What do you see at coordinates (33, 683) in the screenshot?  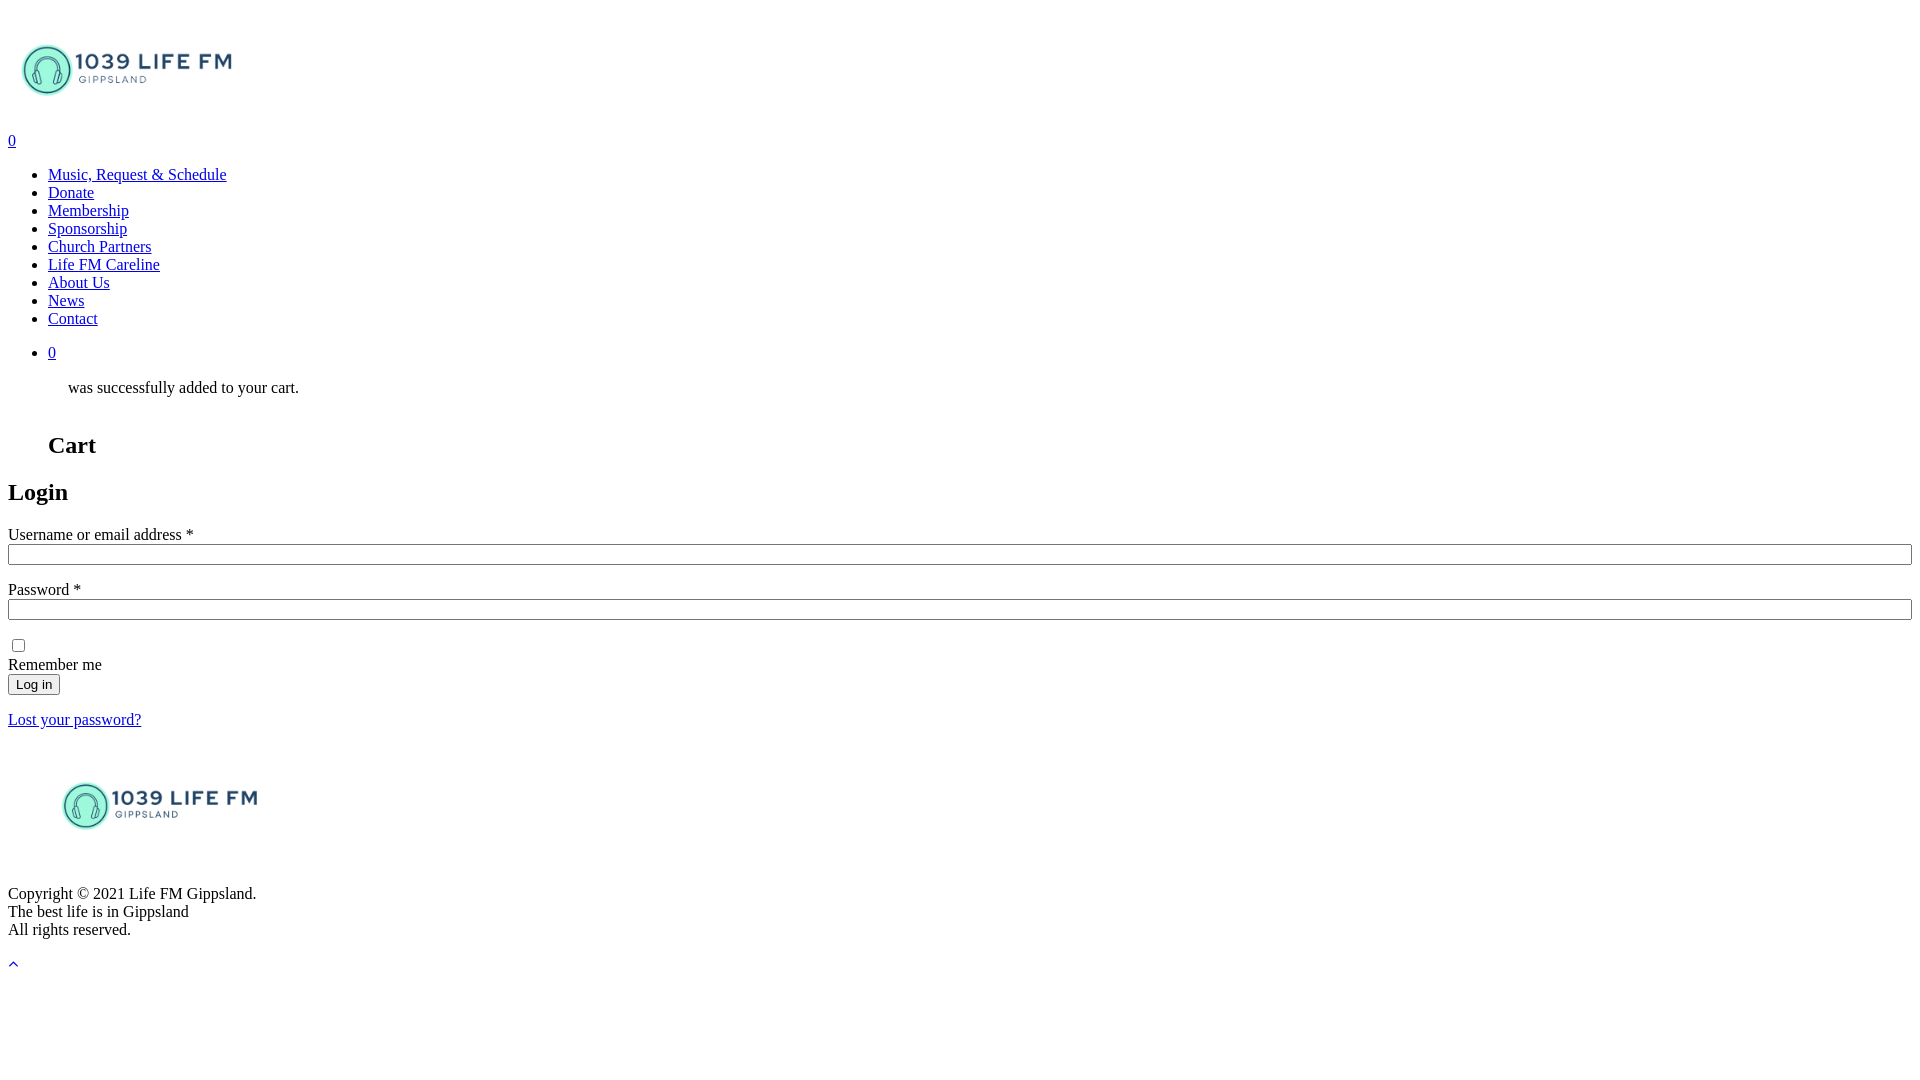 I see `'Log in'` at bounding box center [33, 683].